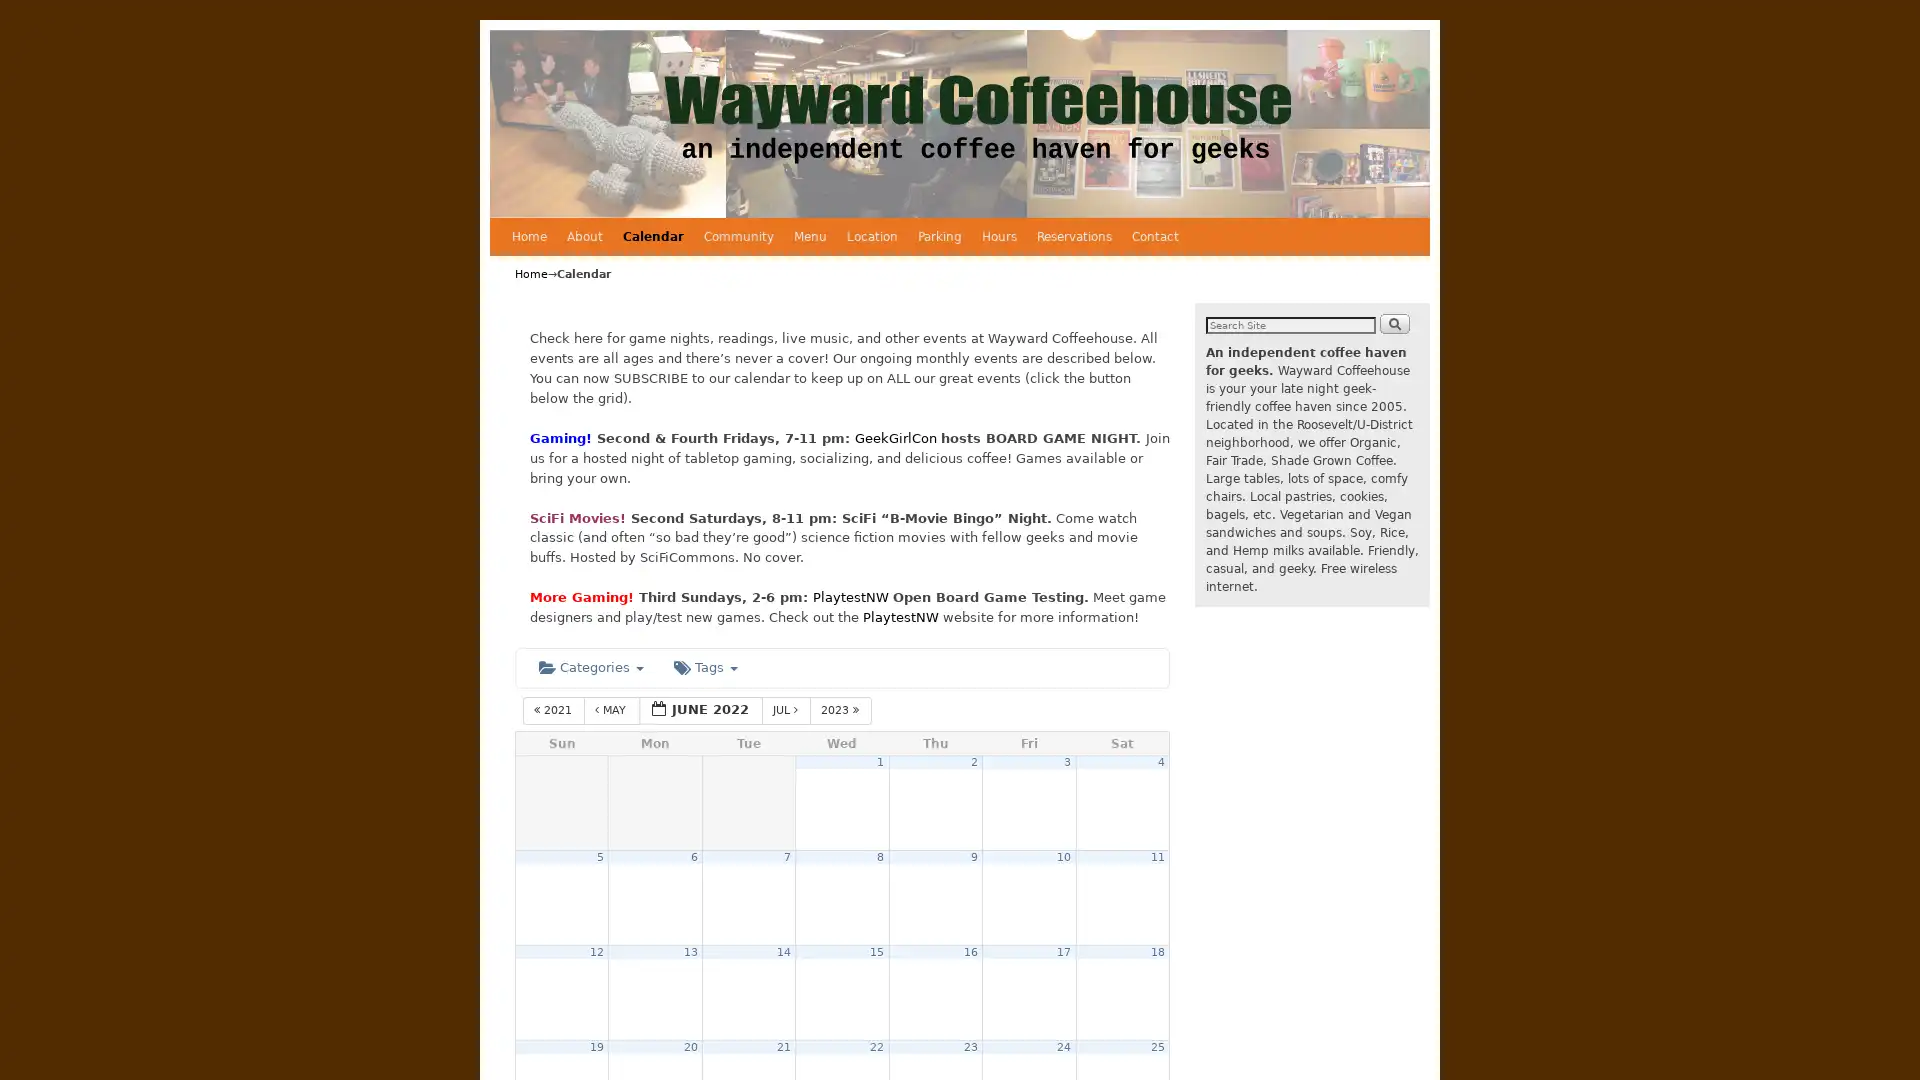  What do you see at coordinates (1394, 322) in the screenshot?
I see `Search` at bounding box center [1394, 322].